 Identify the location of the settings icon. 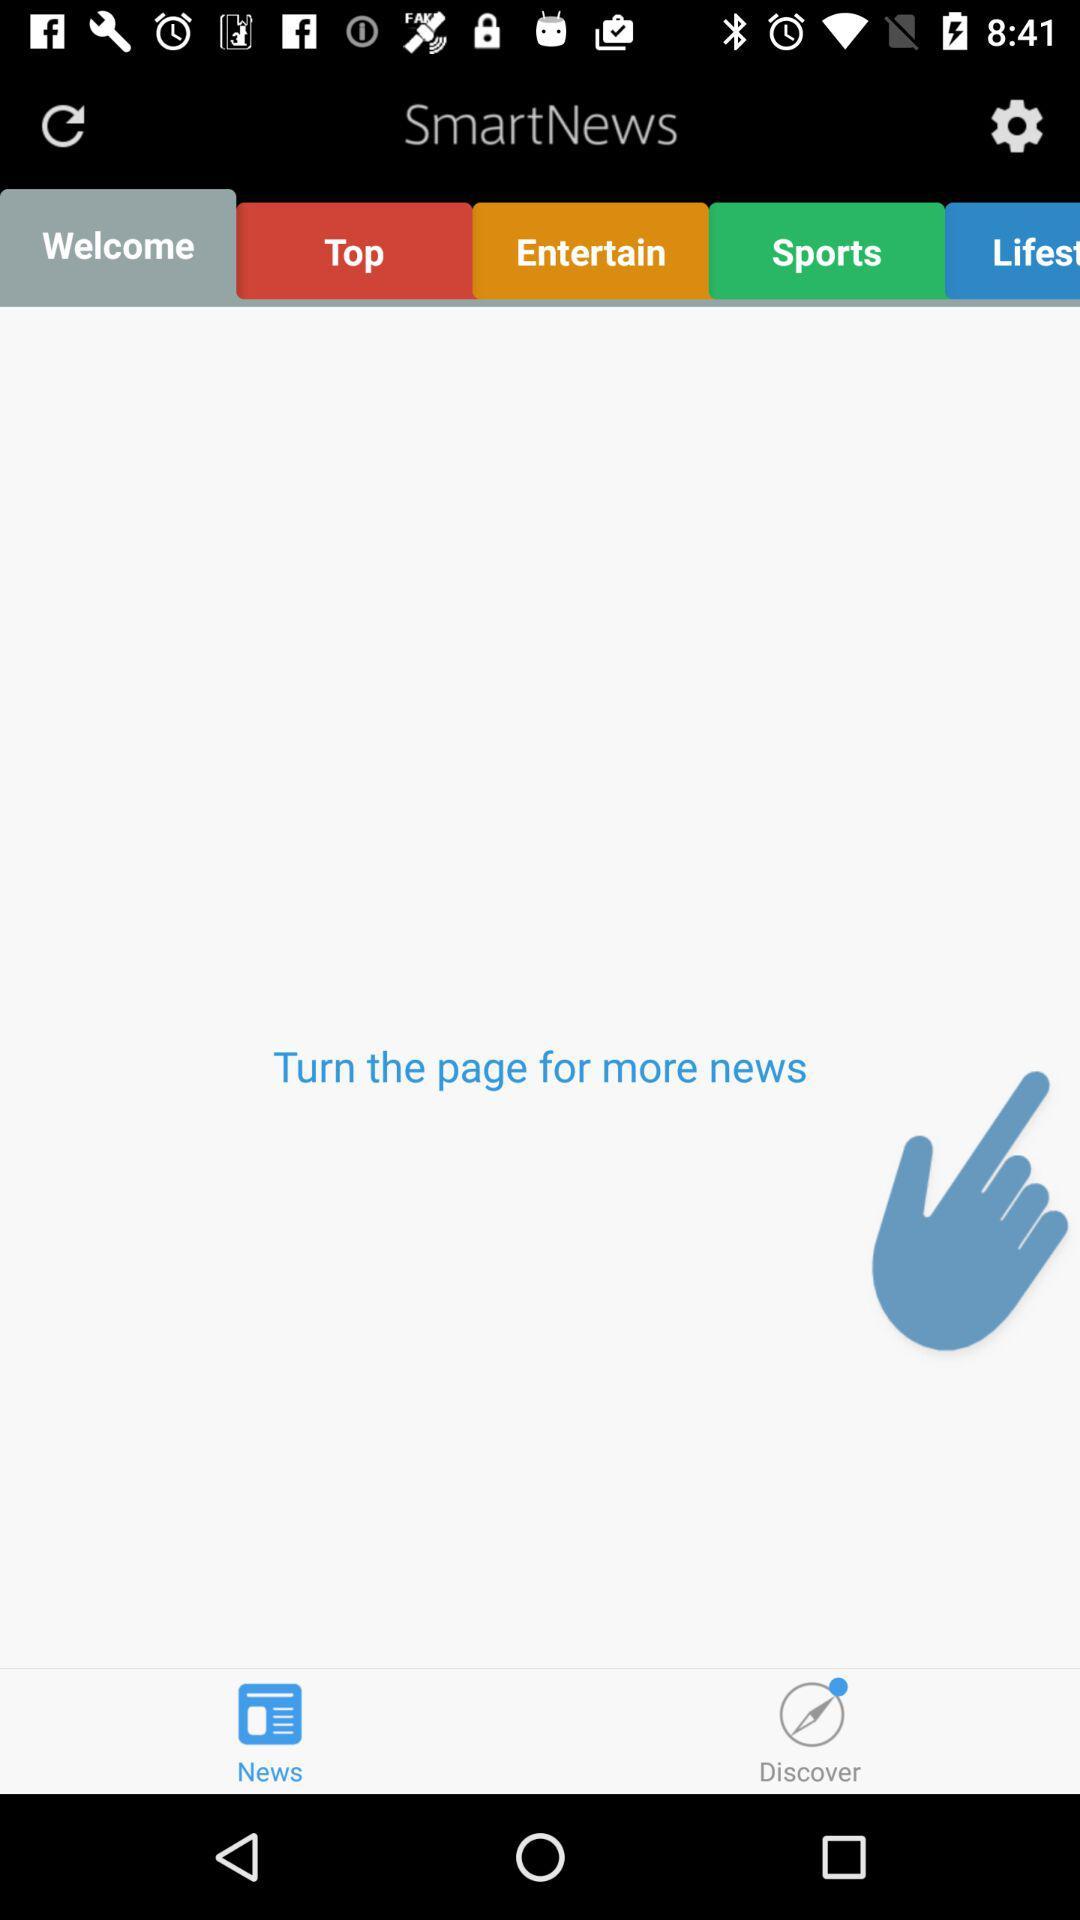
(1017, 124).